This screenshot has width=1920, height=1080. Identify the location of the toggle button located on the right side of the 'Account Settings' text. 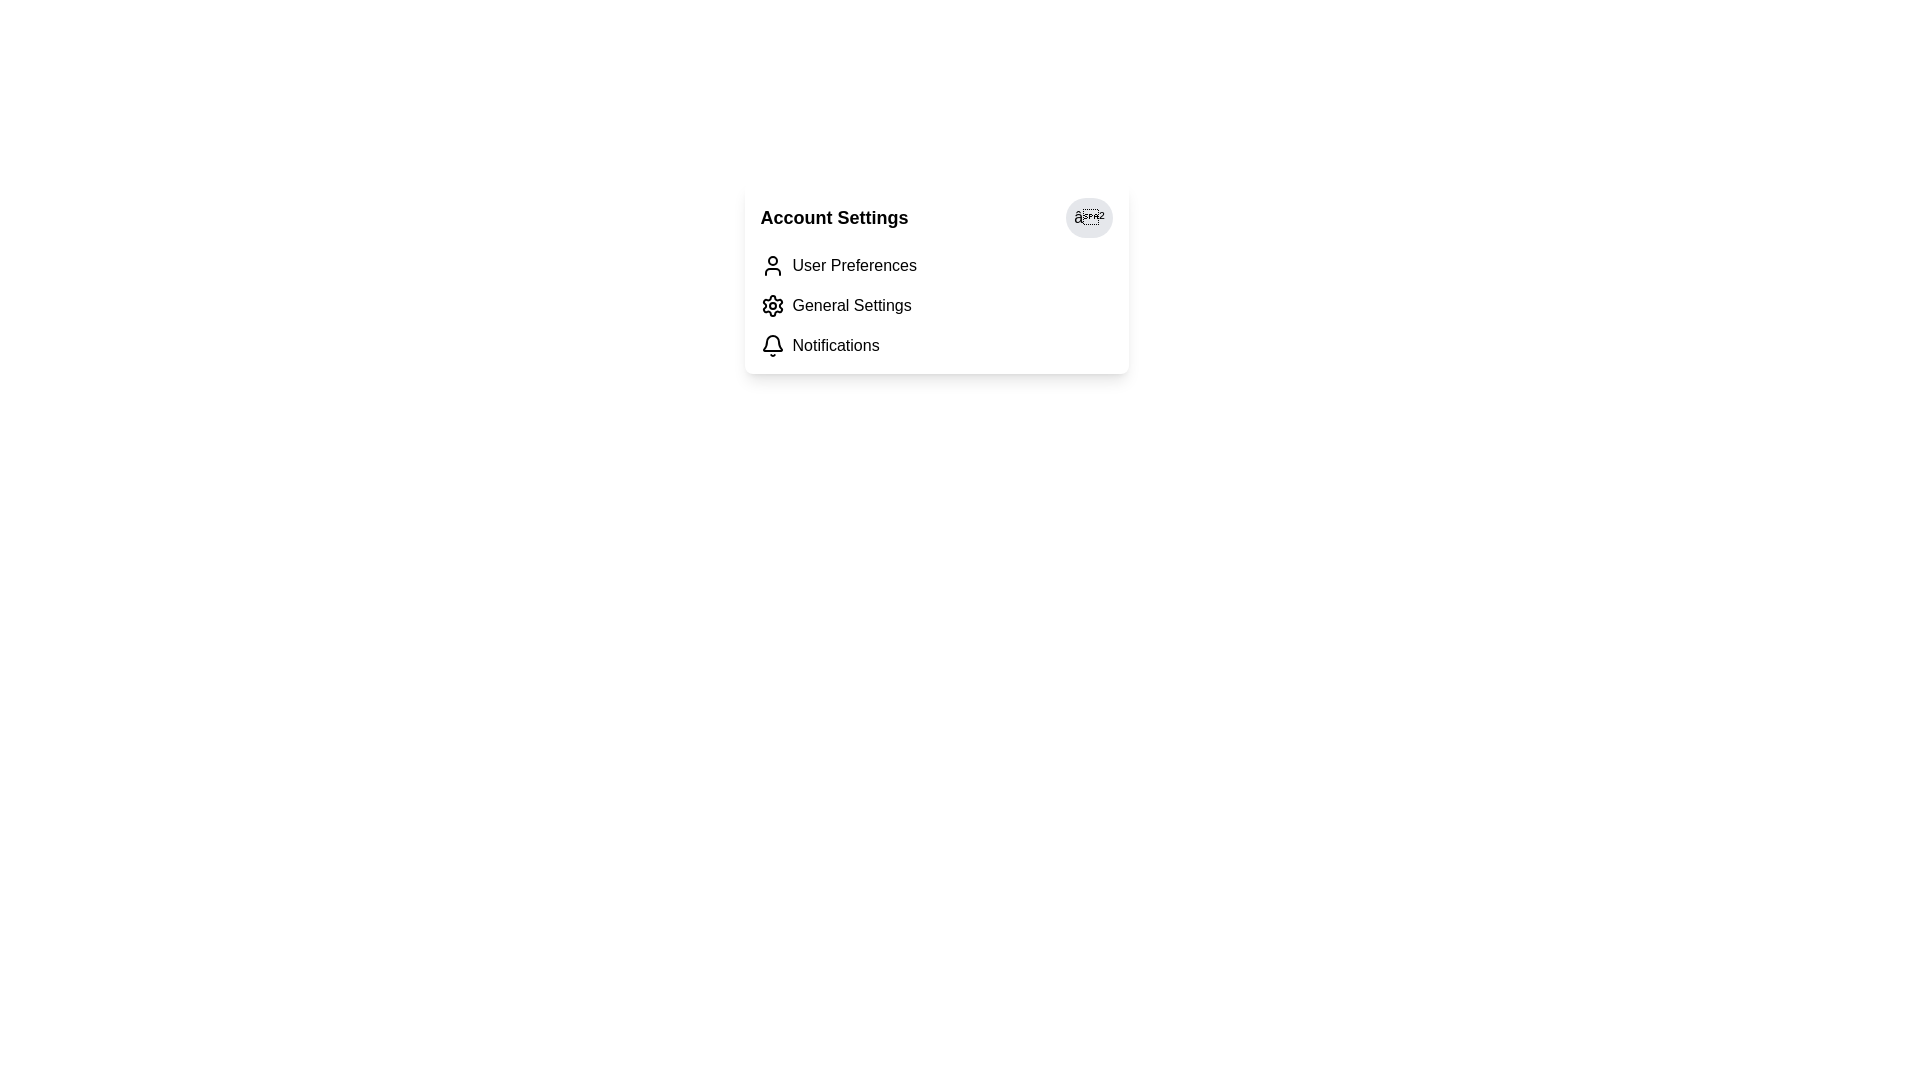
(1088, 218).